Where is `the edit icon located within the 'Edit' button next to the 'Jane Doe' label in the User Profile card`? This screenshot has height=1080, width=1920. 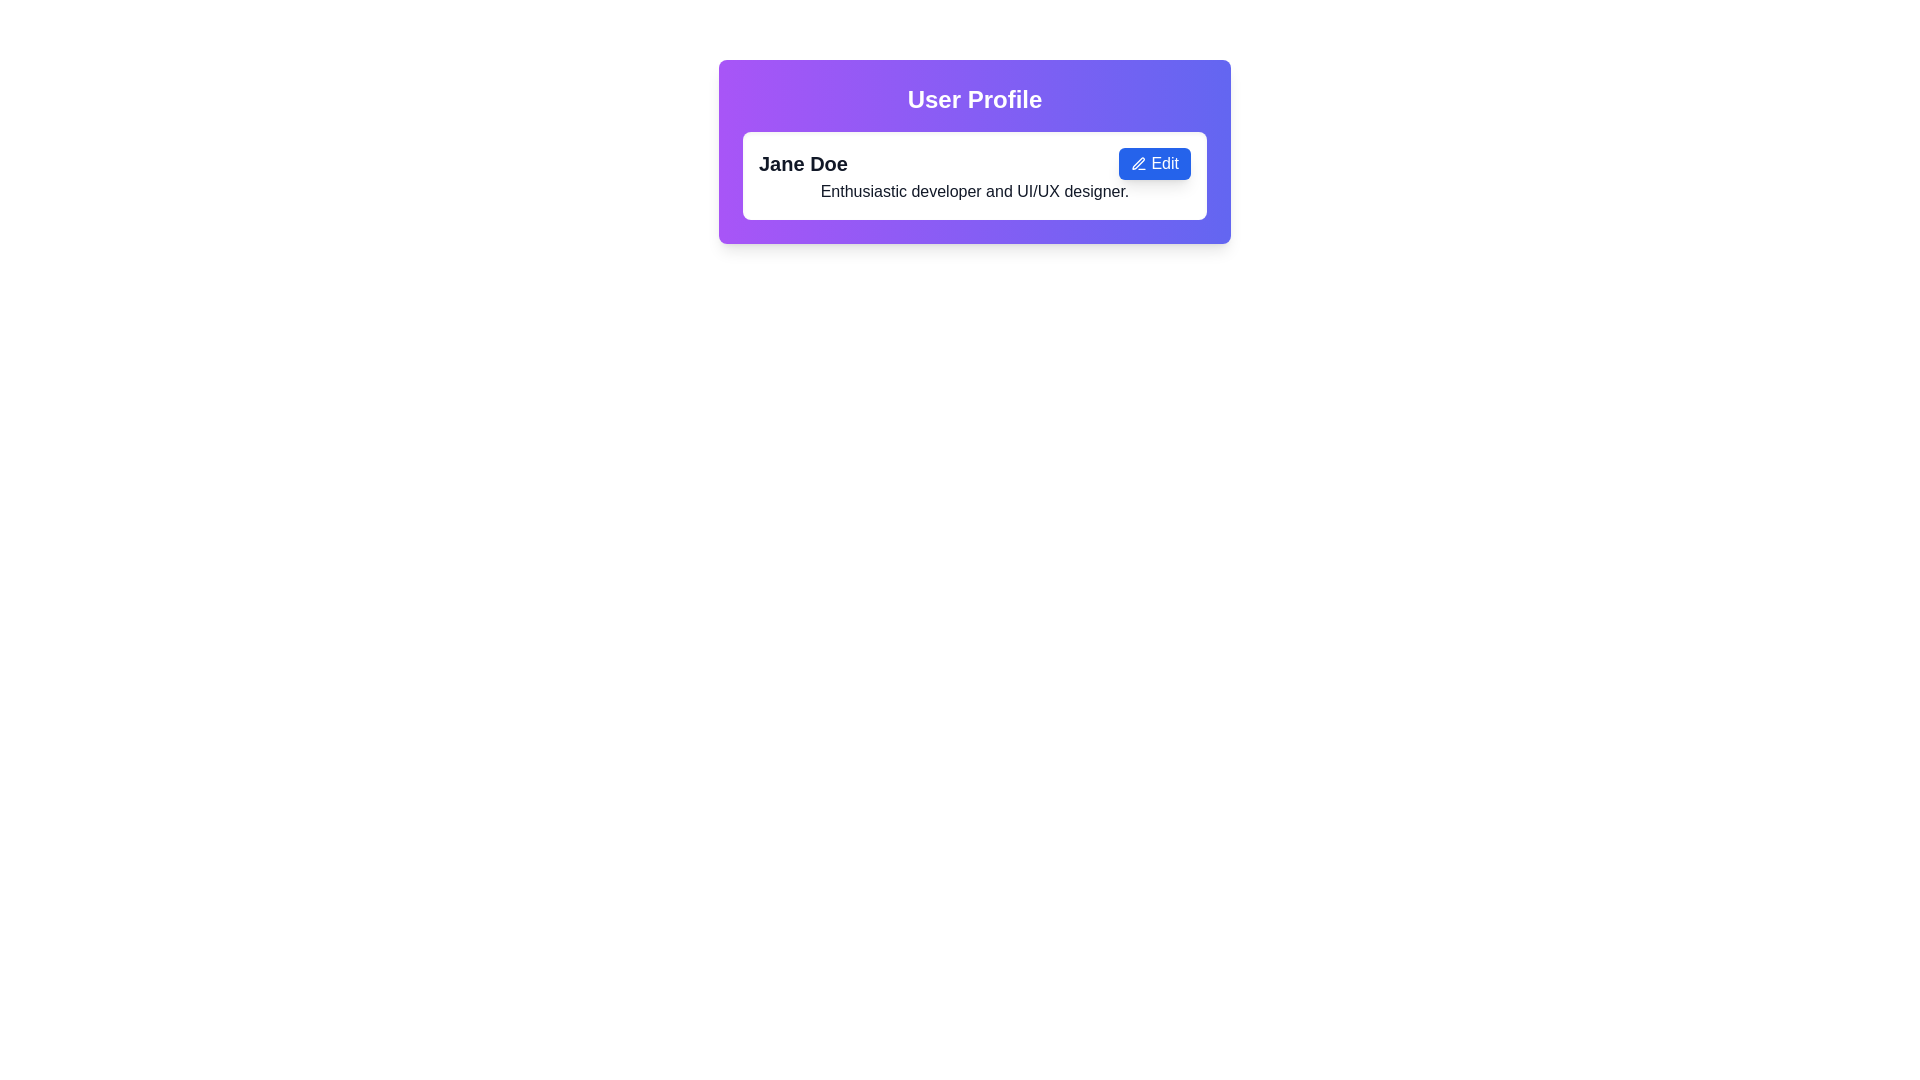
the edit icon located within the 'Edit' button next to the 'Jane Doe' label in the User Profile card is located at coordinates (1139, 163).